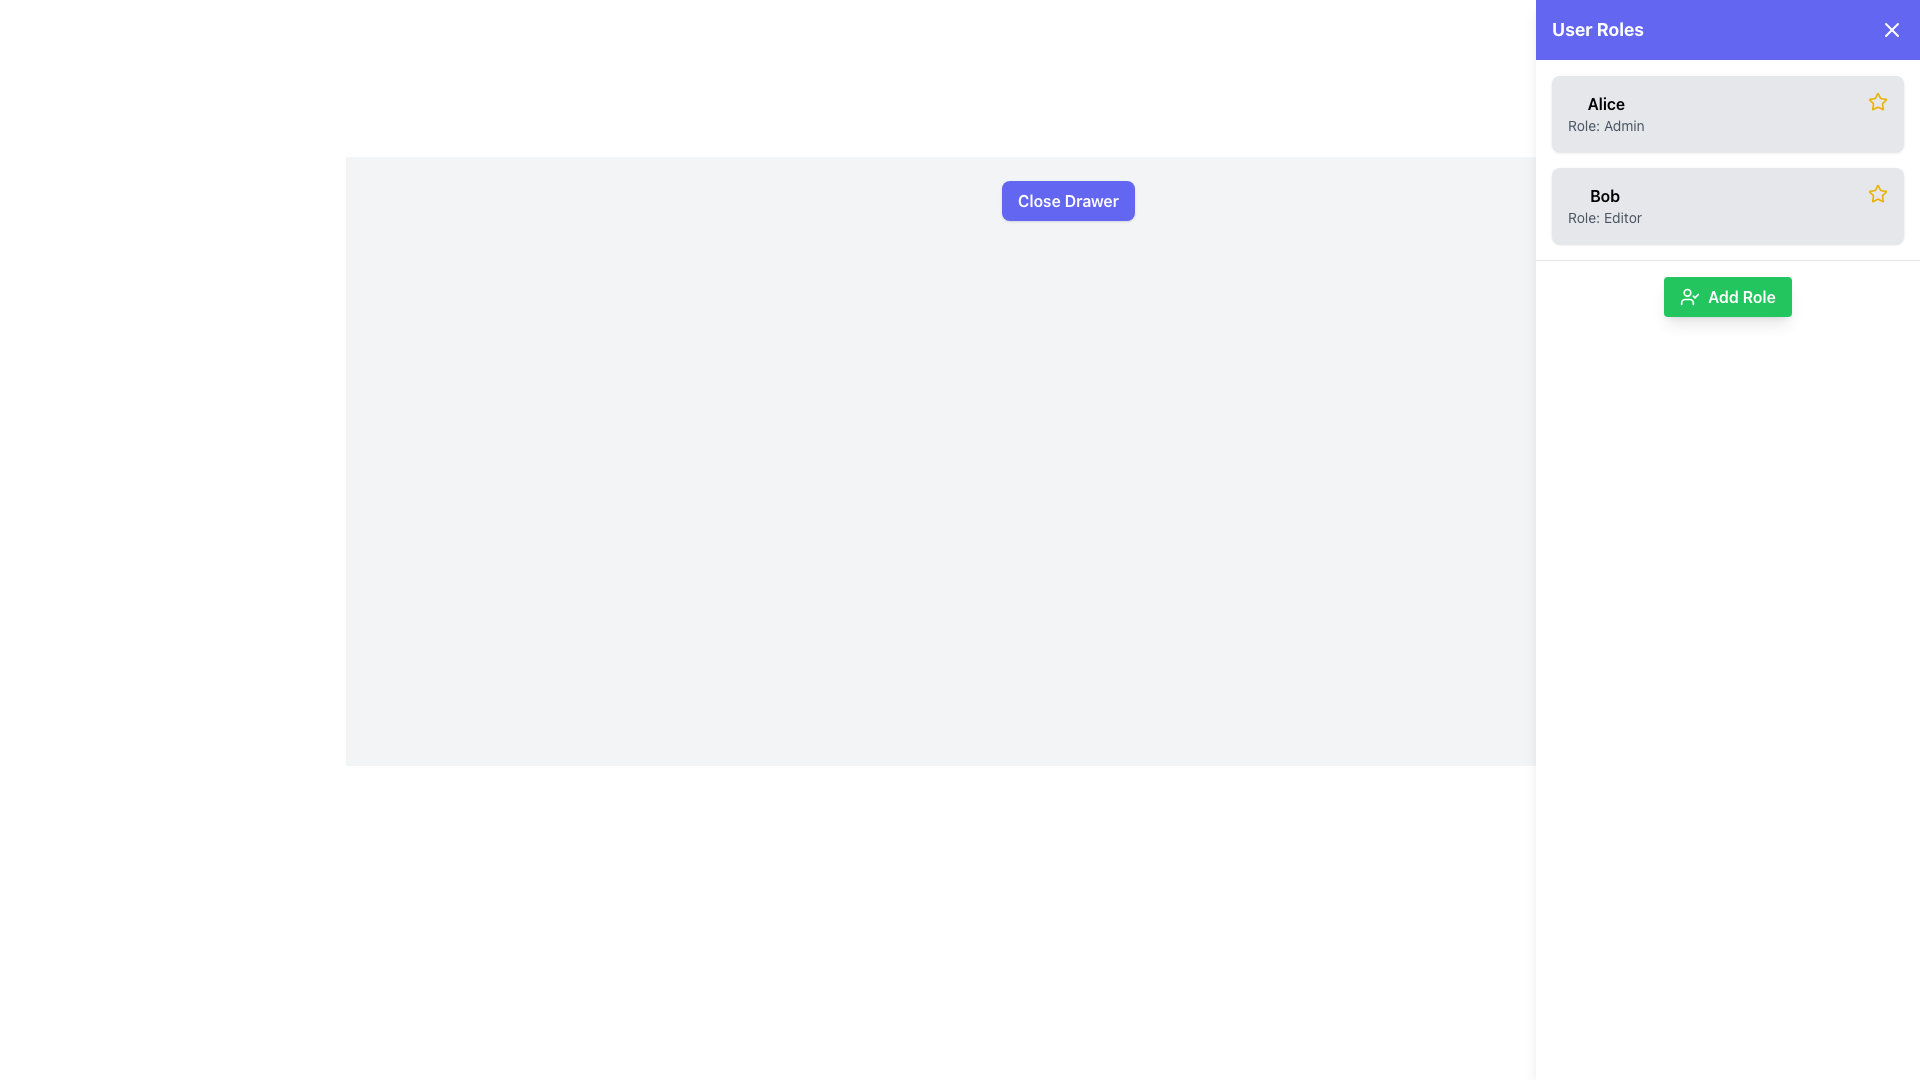 This screenshot has width=1920, height=1080. What do you see at coordinates (1876, 101) in the screenshot?
I see `the yellow star-shaped icon in the 'User Roles' drawer under 'Bob' section labeled 'Role: Editor'` at bounding box center [1876, 101].